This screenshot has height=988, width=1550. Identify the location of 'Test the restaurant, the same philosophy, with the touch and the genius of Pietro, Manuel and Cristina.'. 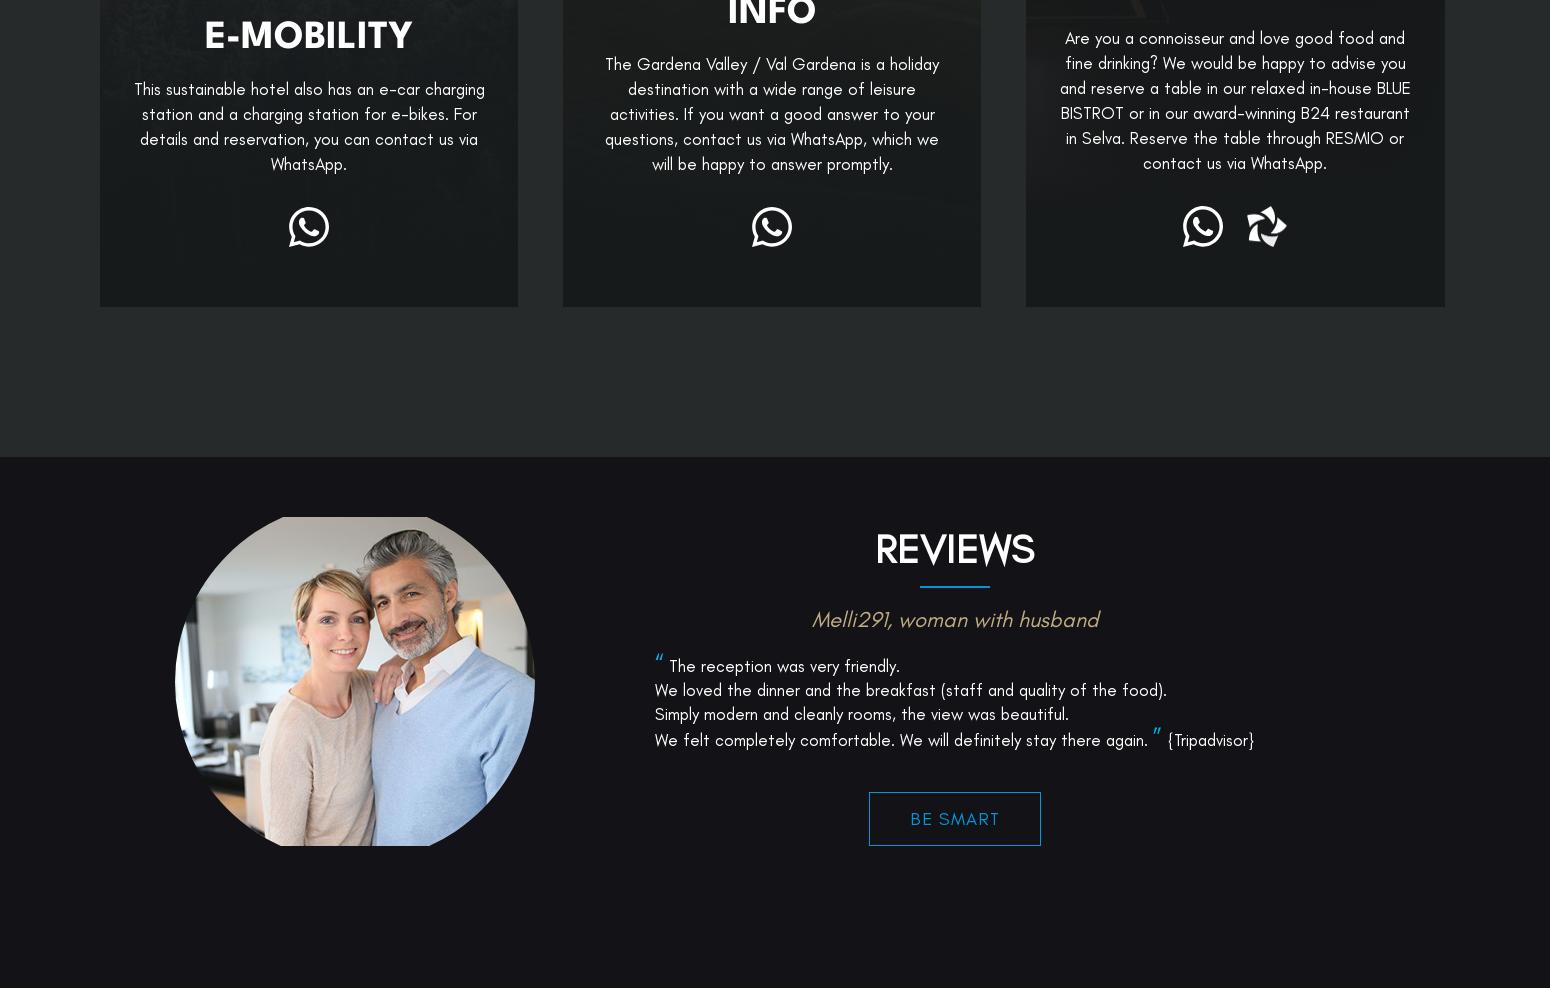
(953, 846).